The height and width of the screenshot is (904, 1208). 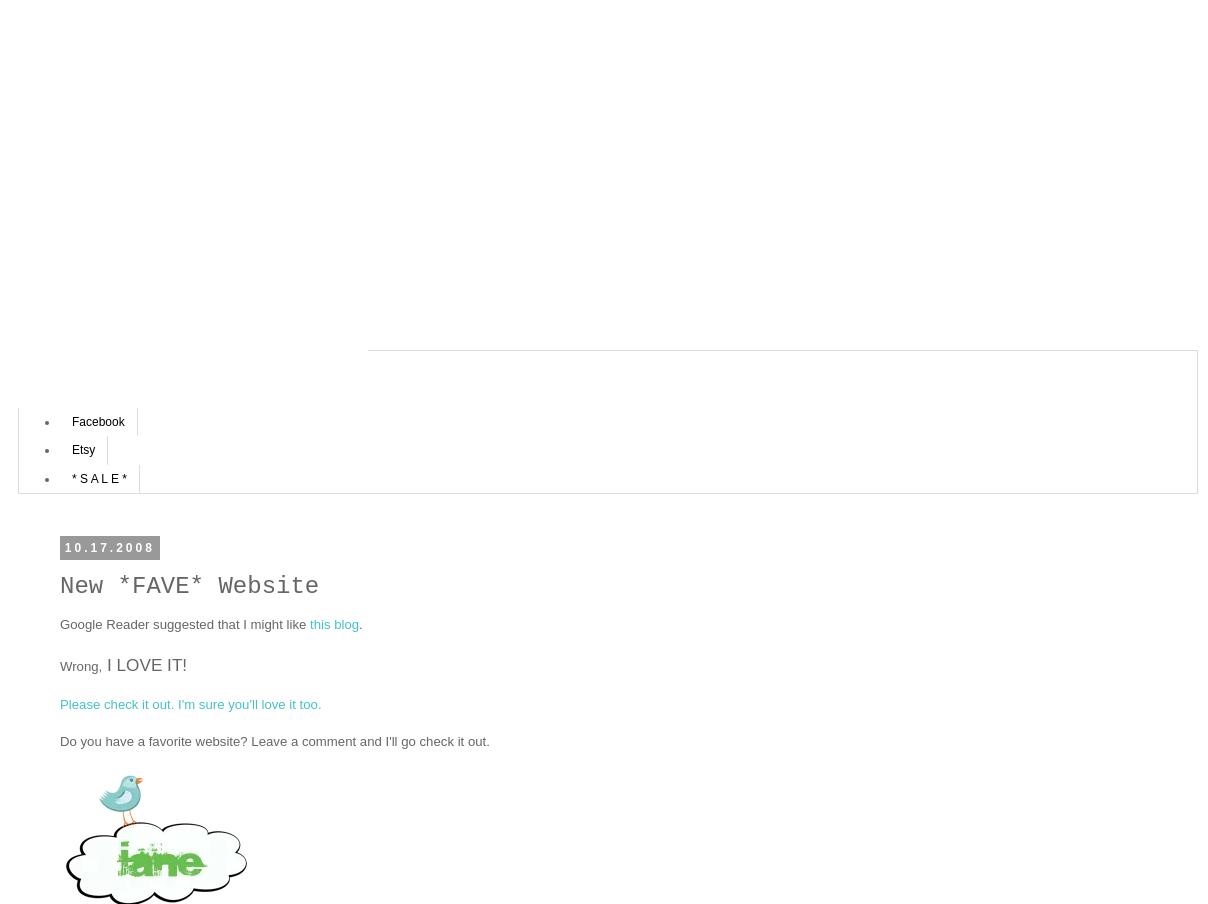 What do you see at coordinates (59, 584) in the screenshot?
I see `'New *FAVE* Website'` at bounding box center [59, 584].